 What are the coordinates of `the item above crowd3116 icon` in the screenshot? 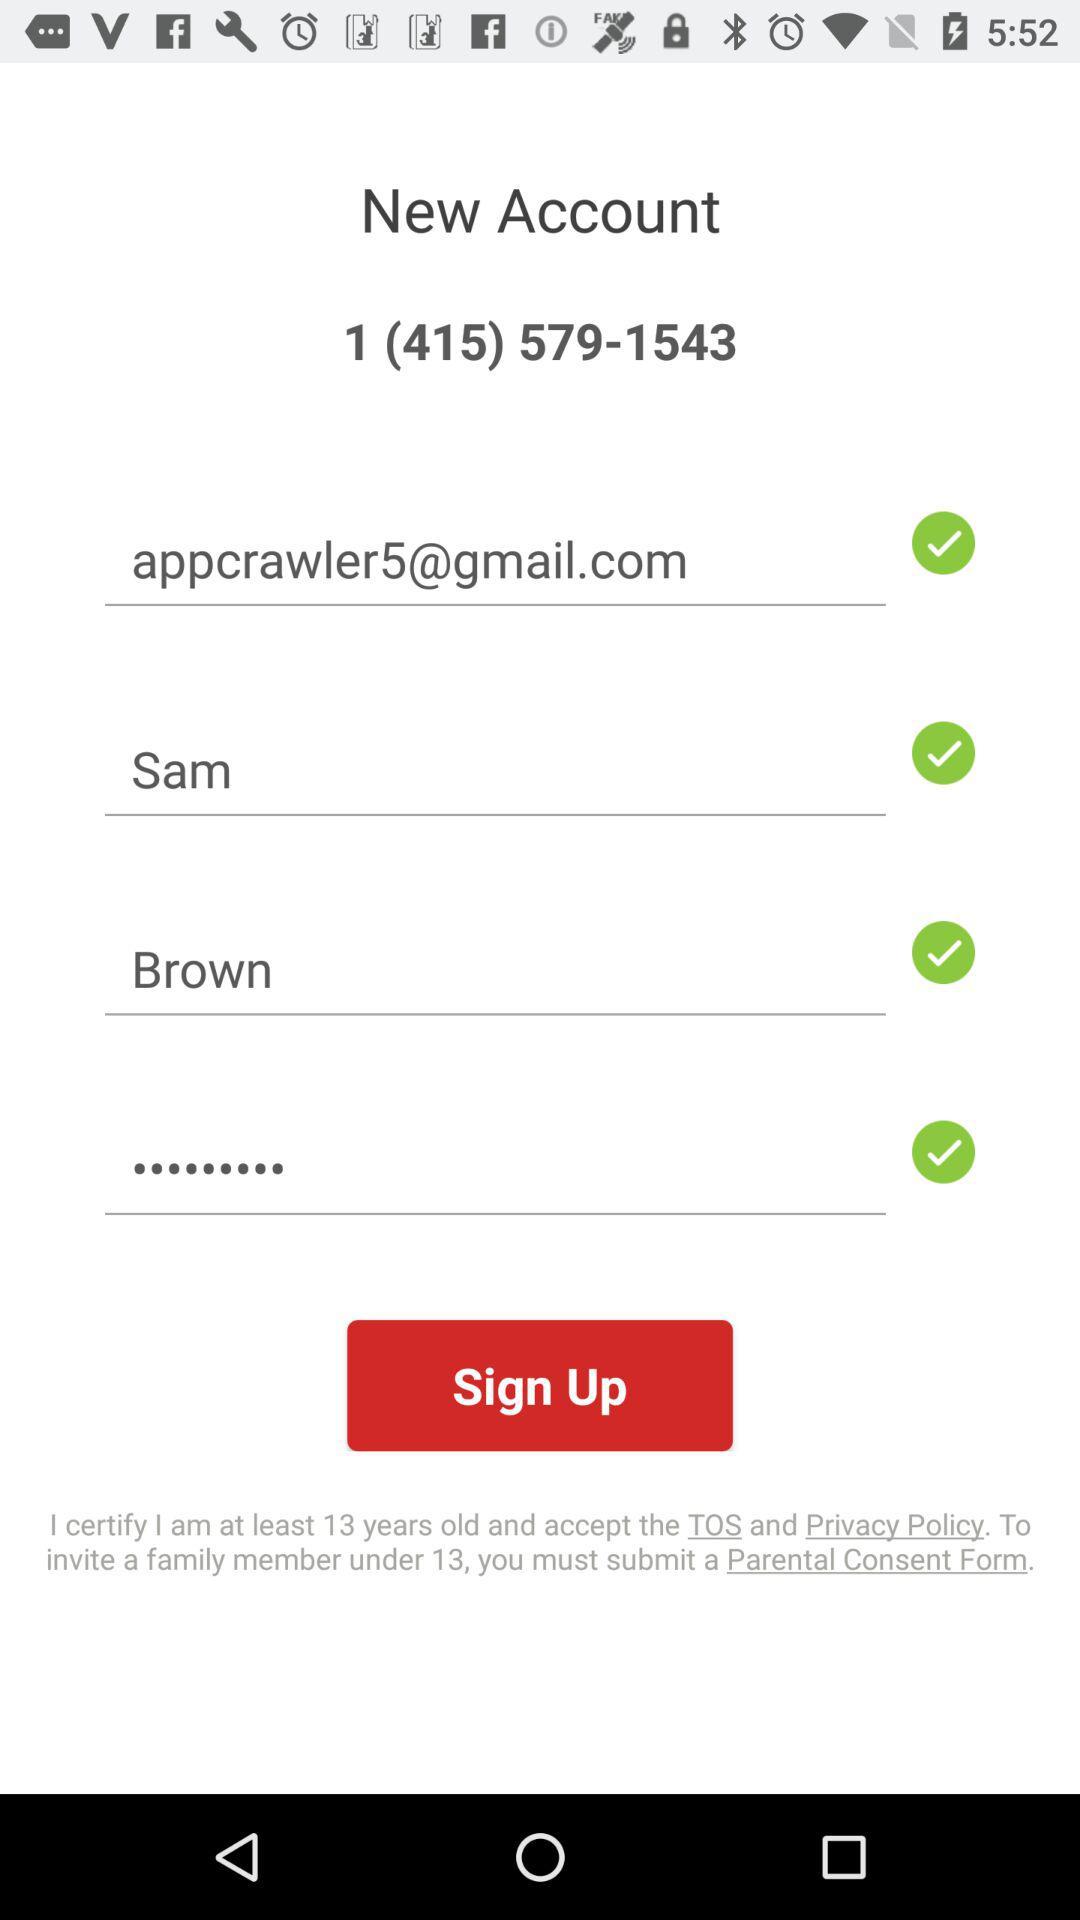 It's located at (495, 968).